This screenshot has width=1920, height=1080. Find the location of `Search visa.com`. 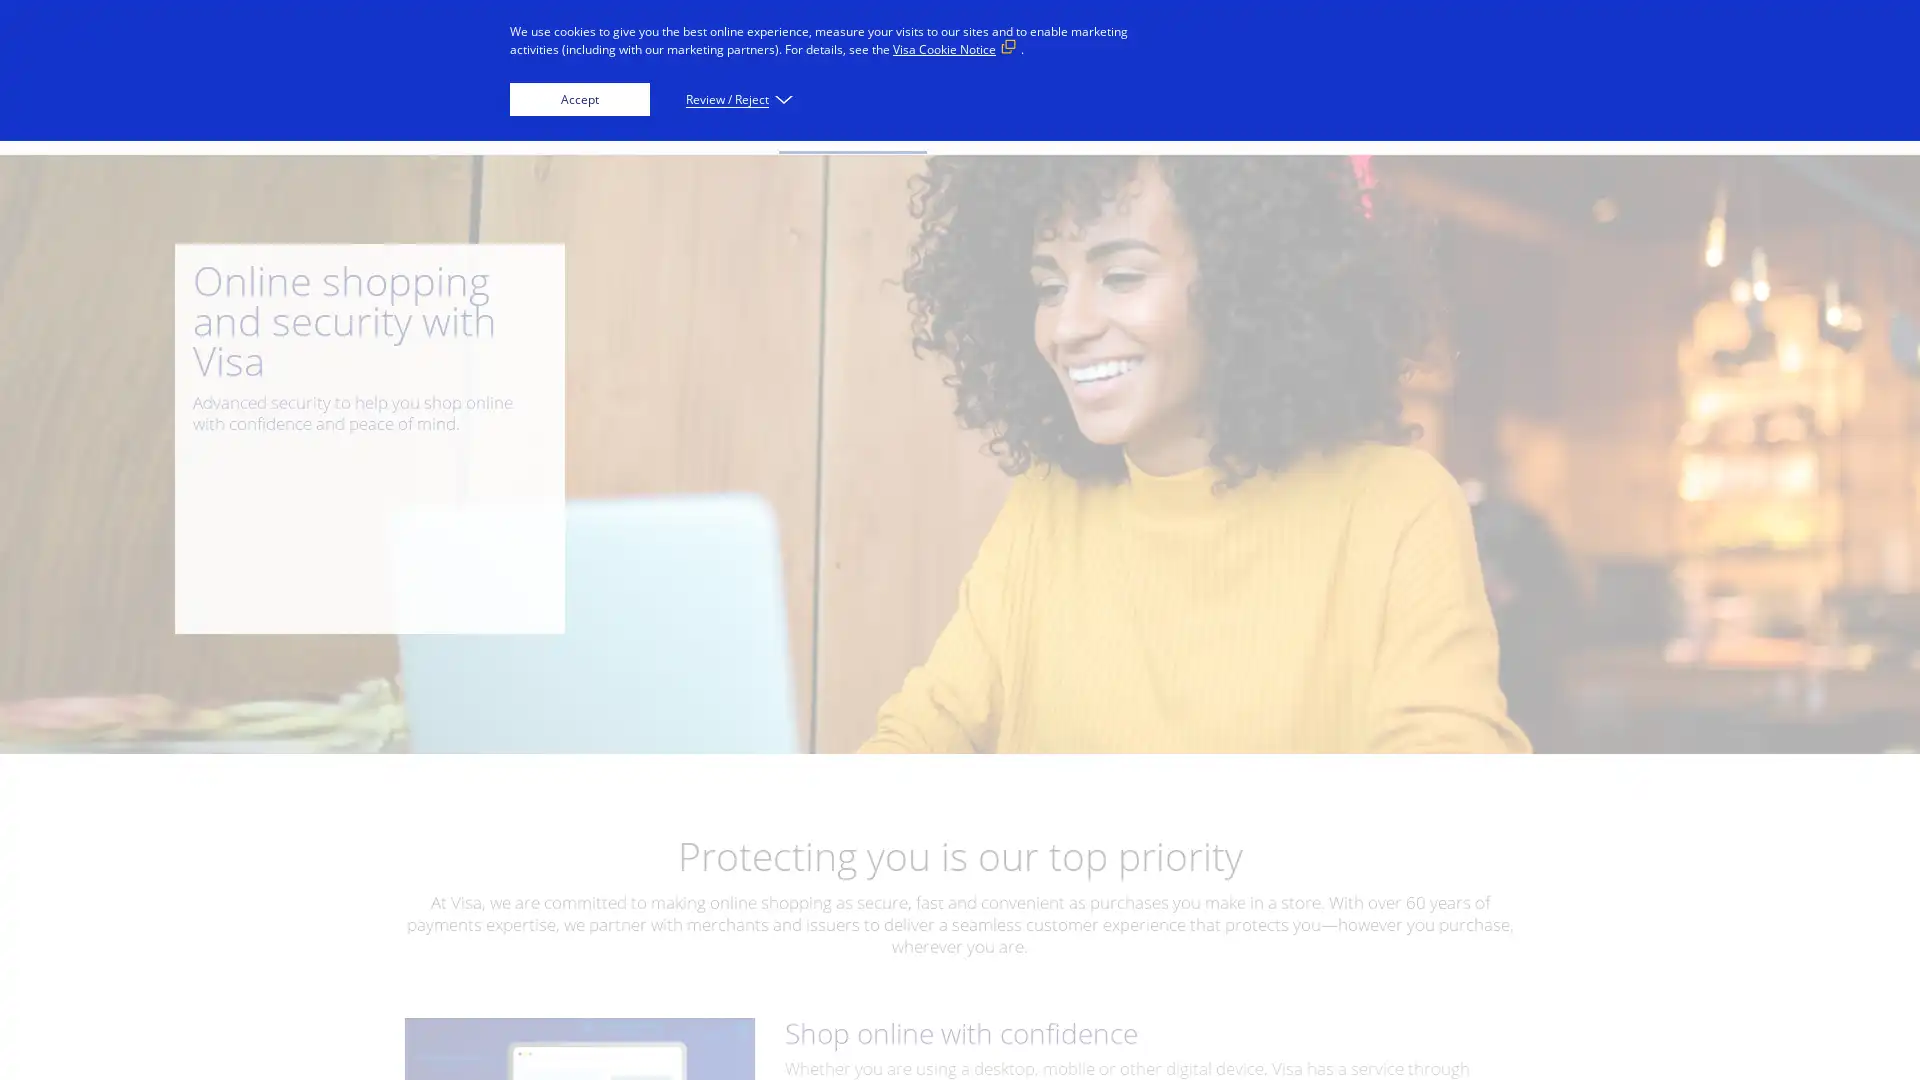

Search visa.com is located at coordinates (1871, 53).